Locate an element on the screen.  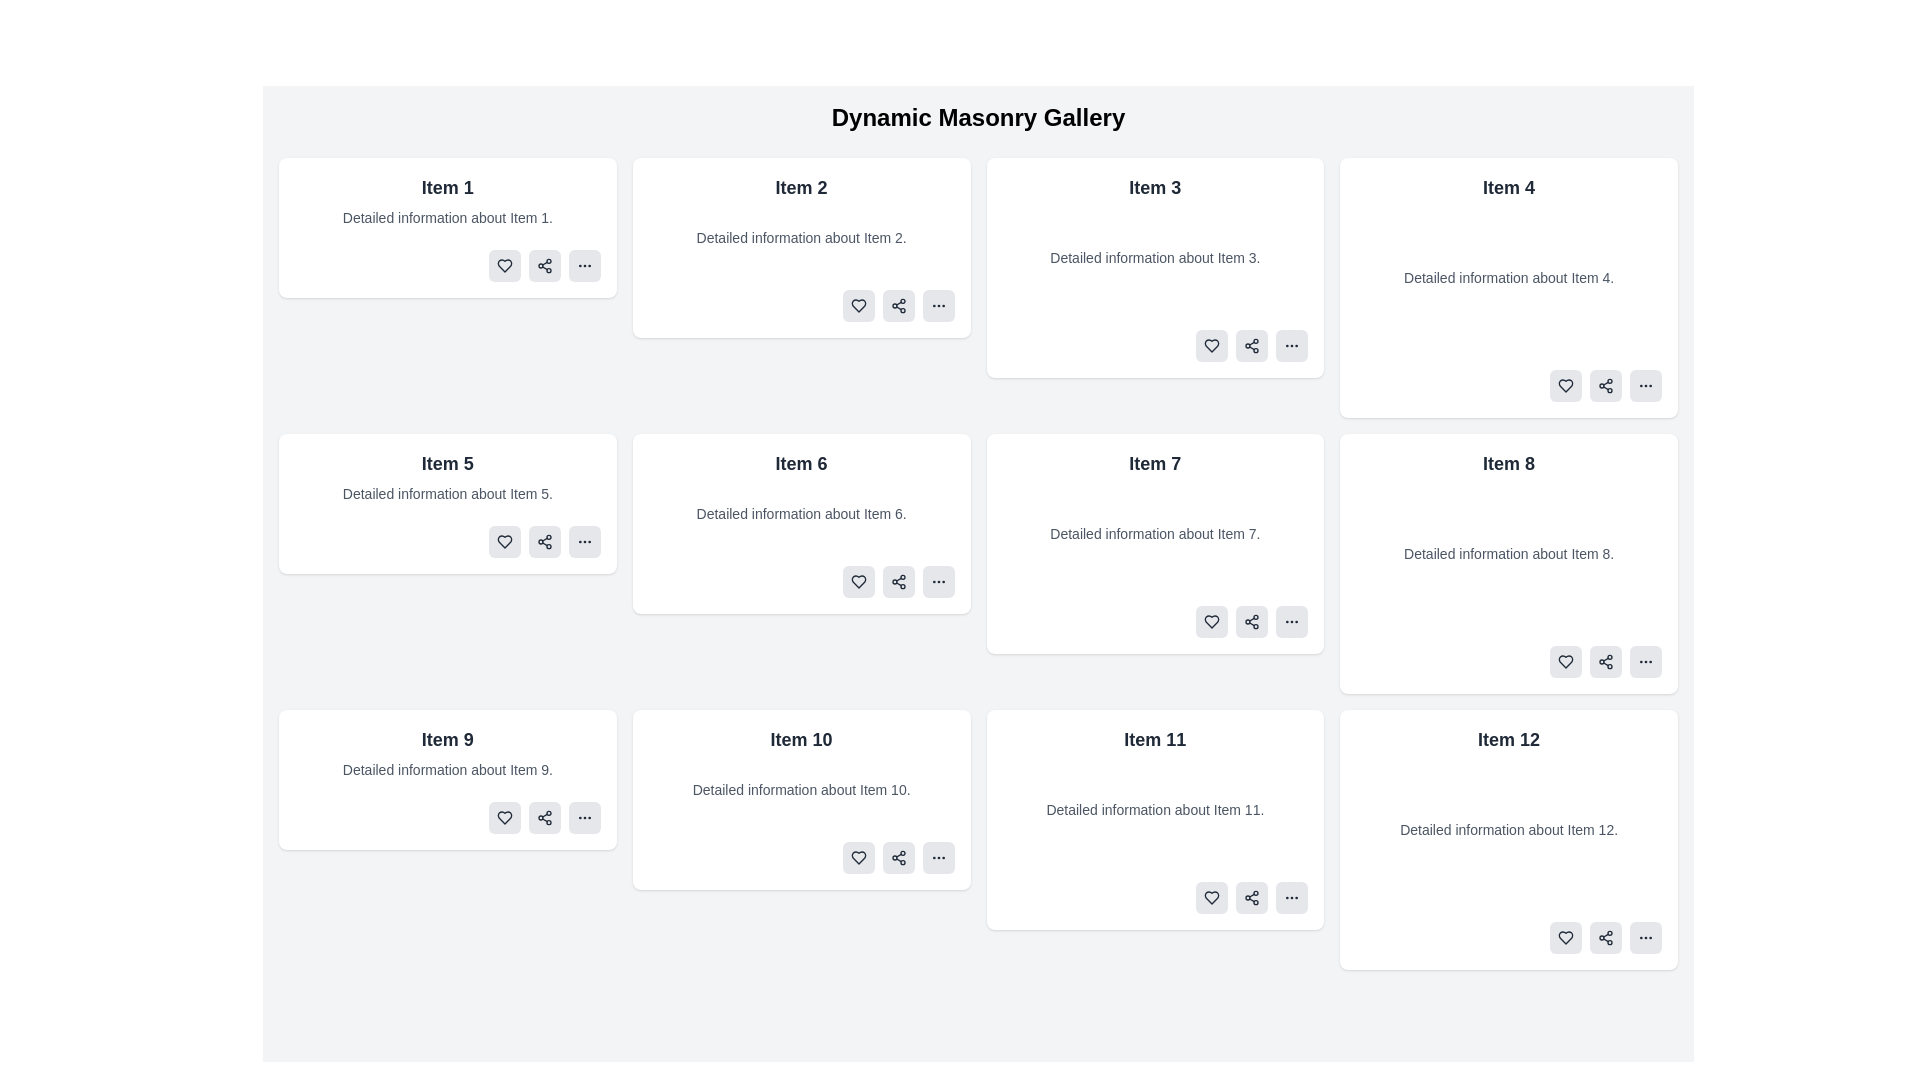
the 'like' icon located at the bottom-right corner of the 'Item 3' panel is located at coordinates (1211, 345).